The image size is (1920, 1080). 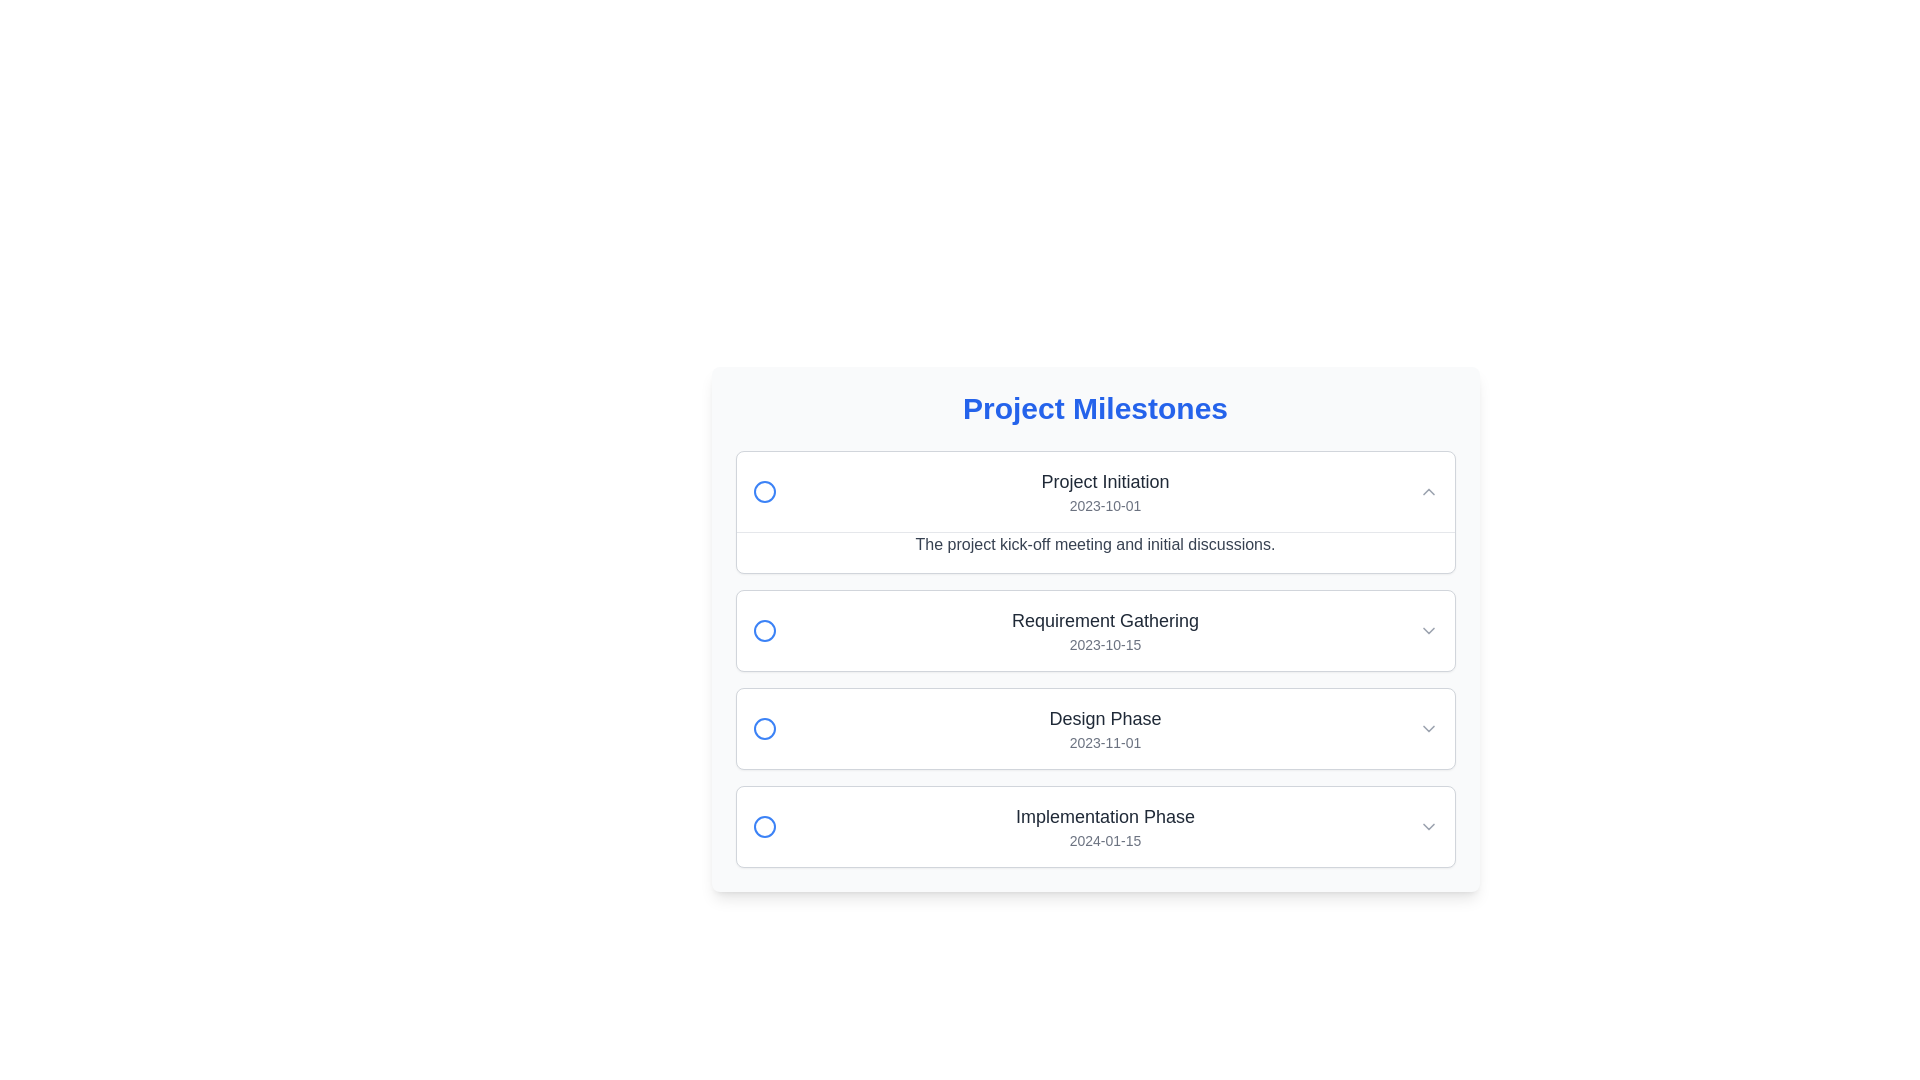 I want to click on the milestone titled 'Implementation Phase' with the date '2024-01-15' for further details, so click(x=1104, y=826).